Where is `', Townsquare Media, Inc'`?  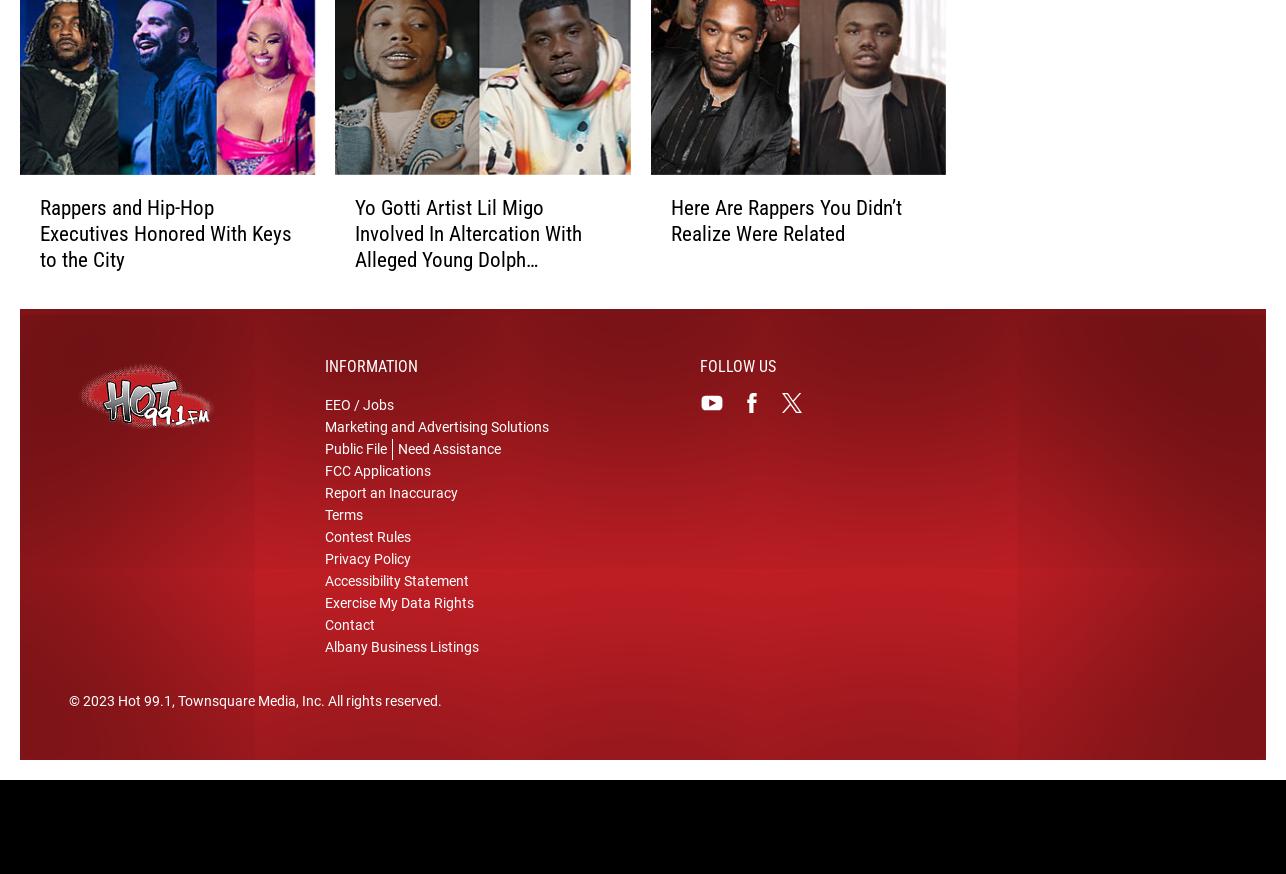
', Townsquare Media, Inc' is located at coordinates (246, 710).